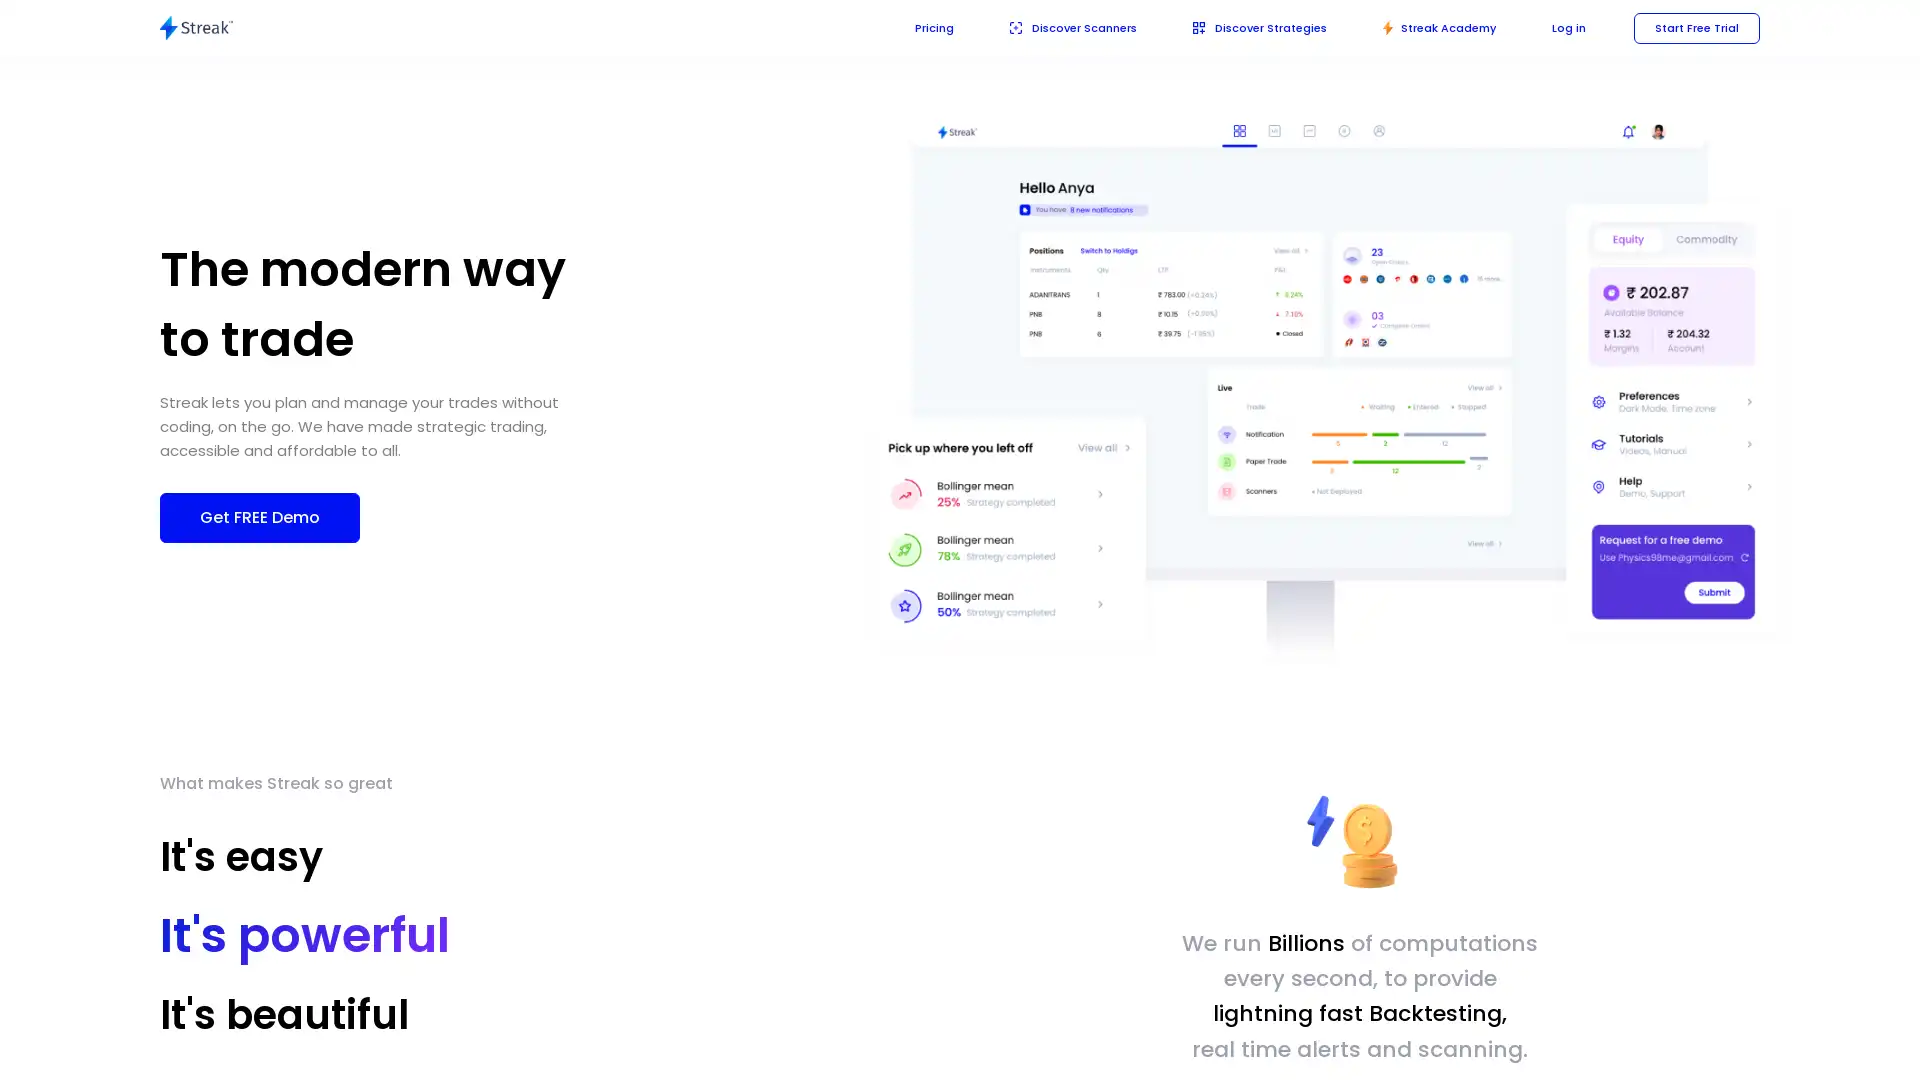 The image size is (1920, 1080). I want to click on Start Free Trial, so click(1693, 27).